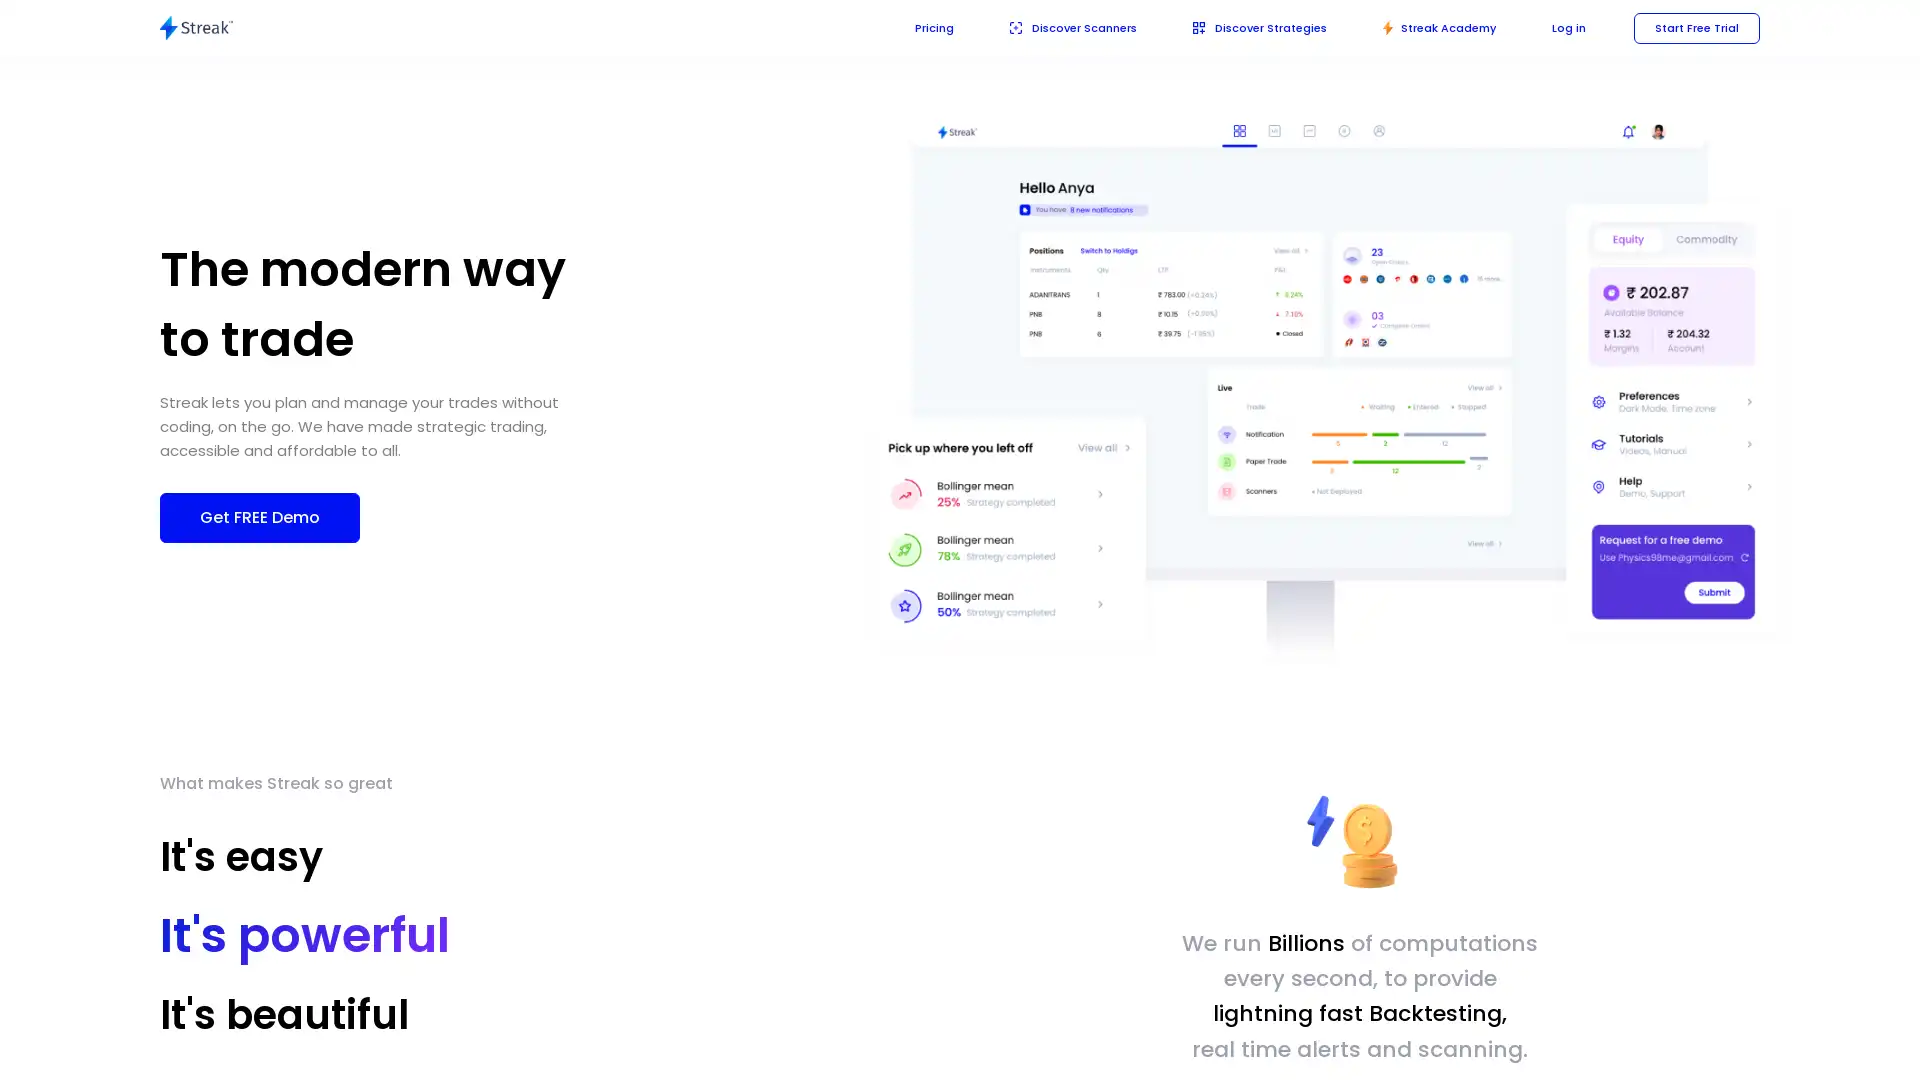 The image size is (1920, 1080). I want to click on Start Free Trial, so click(1693, 27).